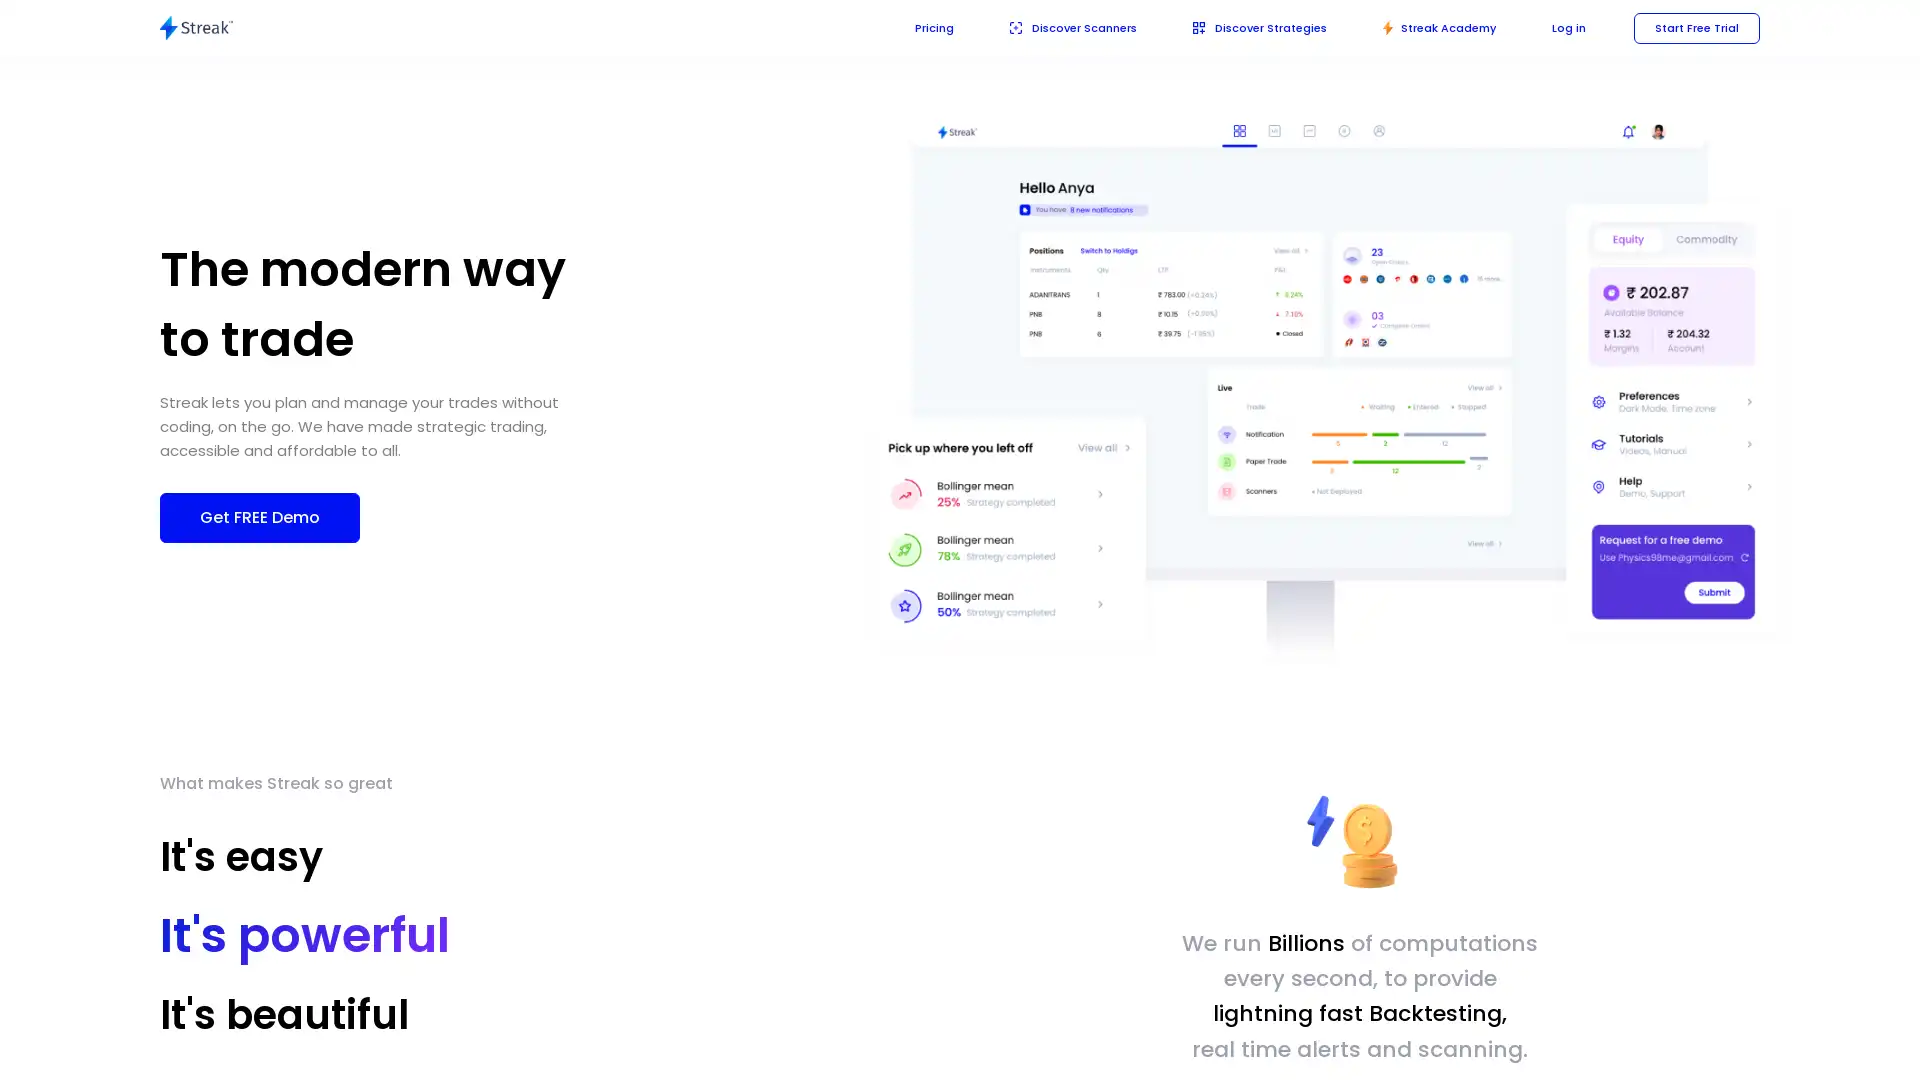 The image size is (1920, 1080). I want to click on Start Free Trial, so click(1693, 27).